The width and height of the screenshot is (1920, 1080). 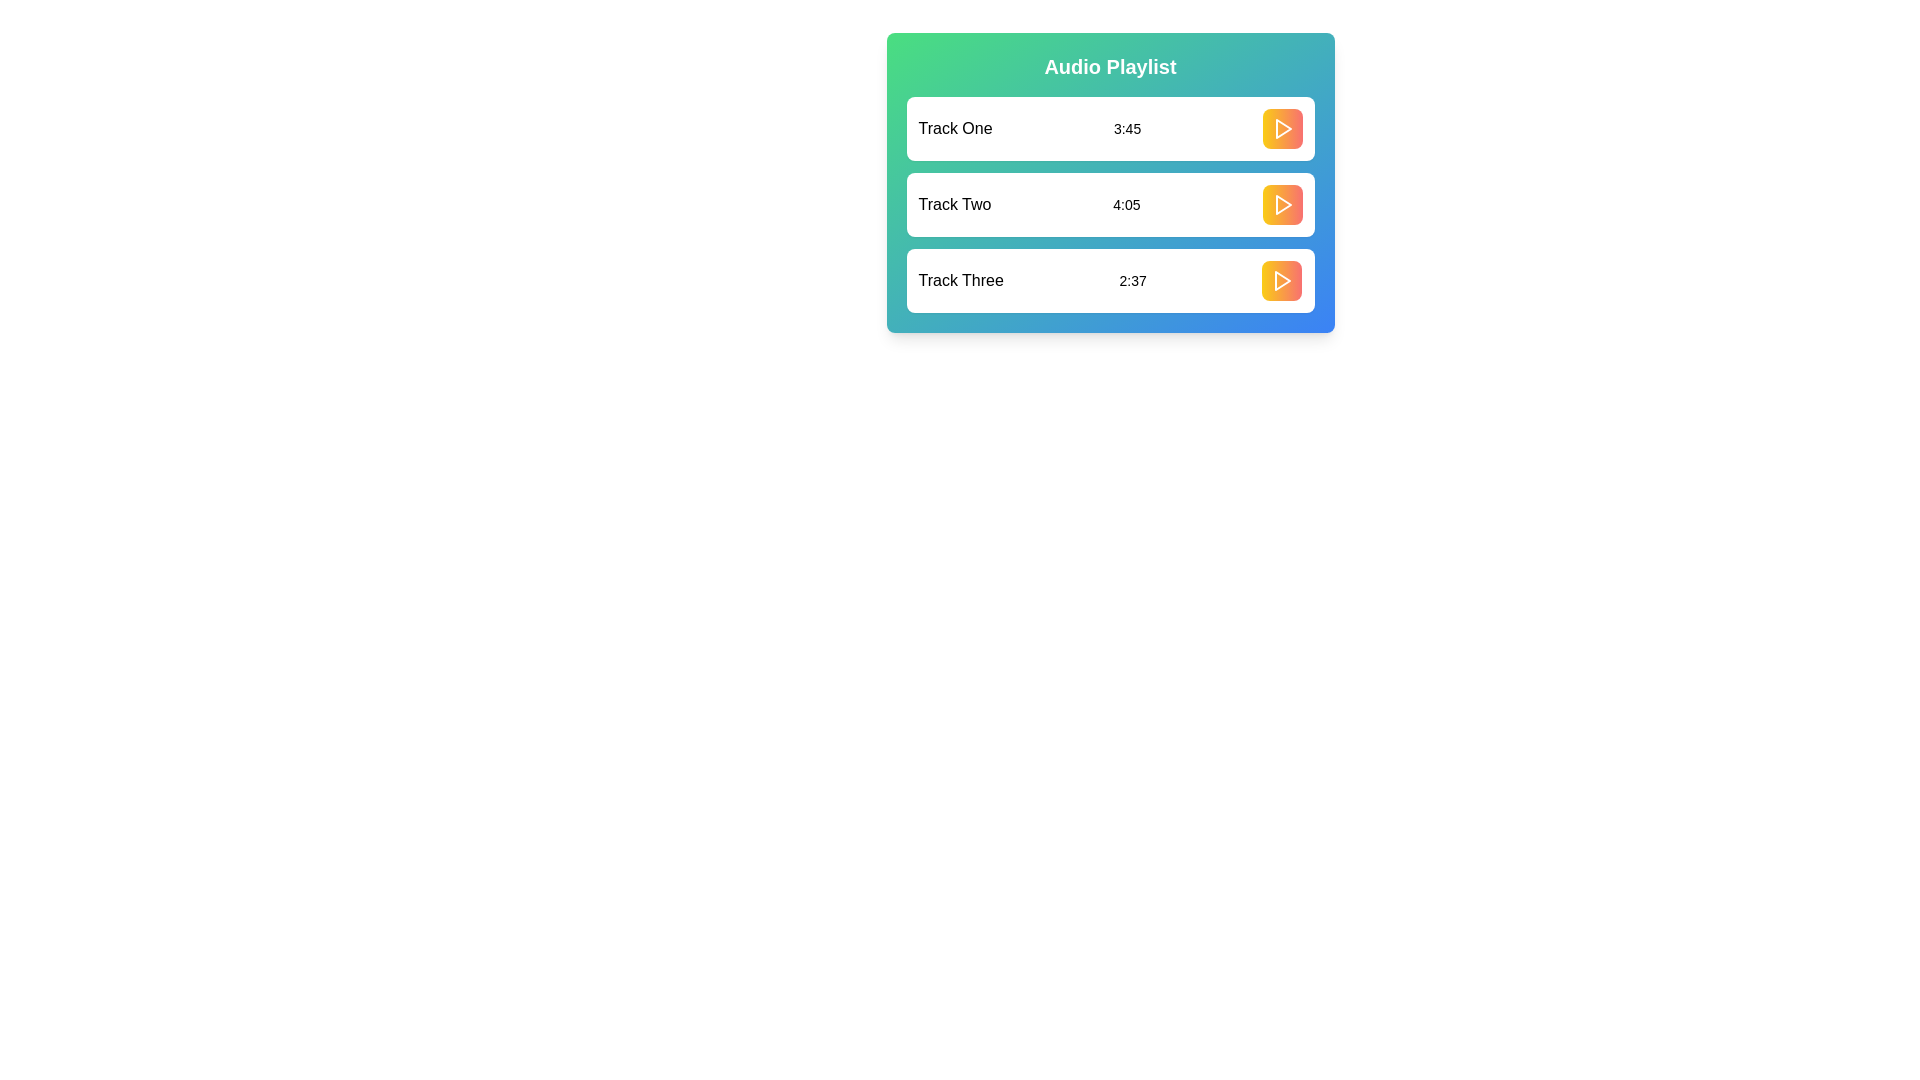 I want to click on the text label indicating the title of the audio track in the playlist interface, located at the top of the track list, so click(x=954, y=128).